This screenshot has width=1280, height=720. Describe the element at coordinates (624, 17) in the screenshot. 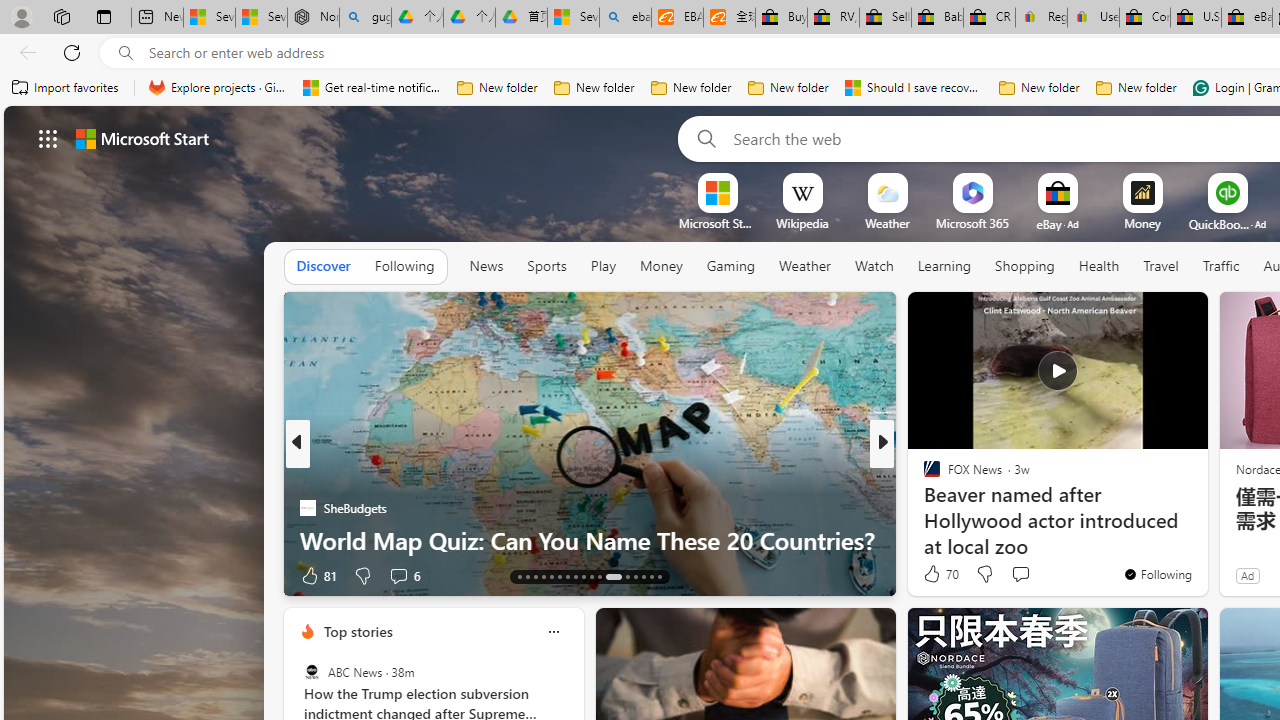

I see `'ebay - Search'` at that location.